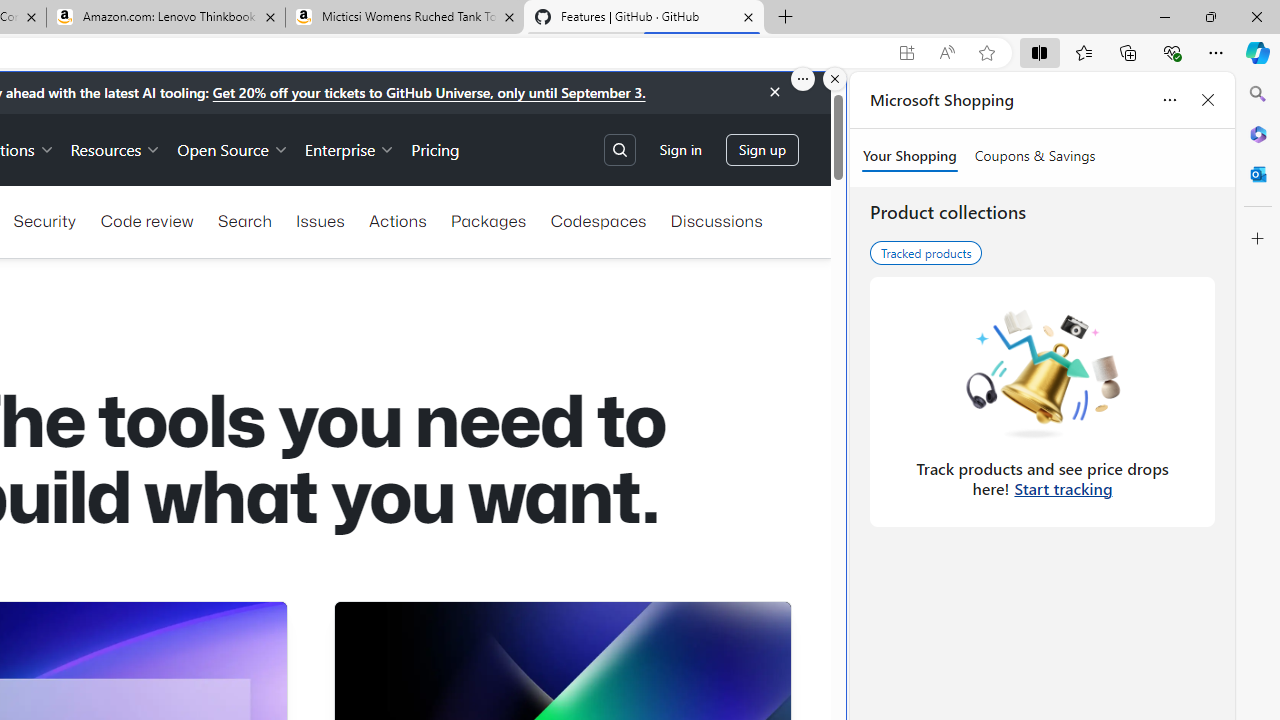  What do you see at coordinates (232, 148) in the screenshot?
I see `'Open Source'` at bounding box center [232, 148].